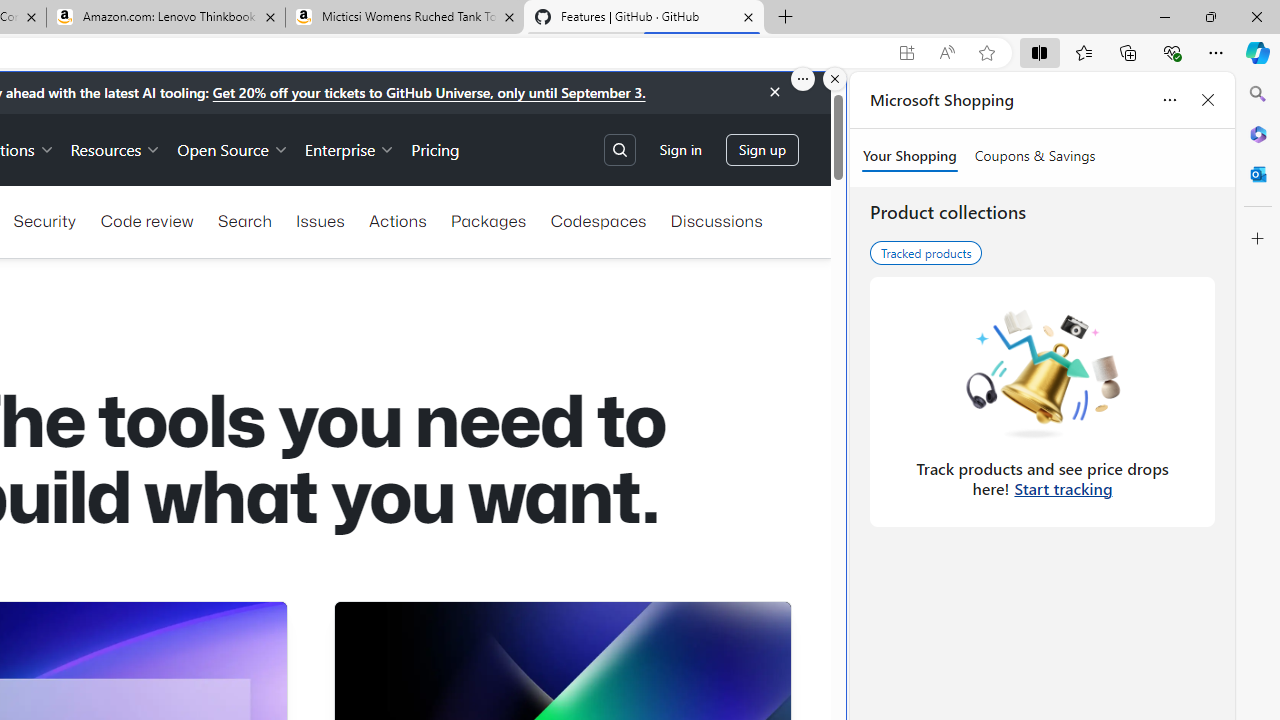  What do you see at coordinates (232, 148) in the screenshot?
I see `'Open Source'` at bounding box center [232, 148].